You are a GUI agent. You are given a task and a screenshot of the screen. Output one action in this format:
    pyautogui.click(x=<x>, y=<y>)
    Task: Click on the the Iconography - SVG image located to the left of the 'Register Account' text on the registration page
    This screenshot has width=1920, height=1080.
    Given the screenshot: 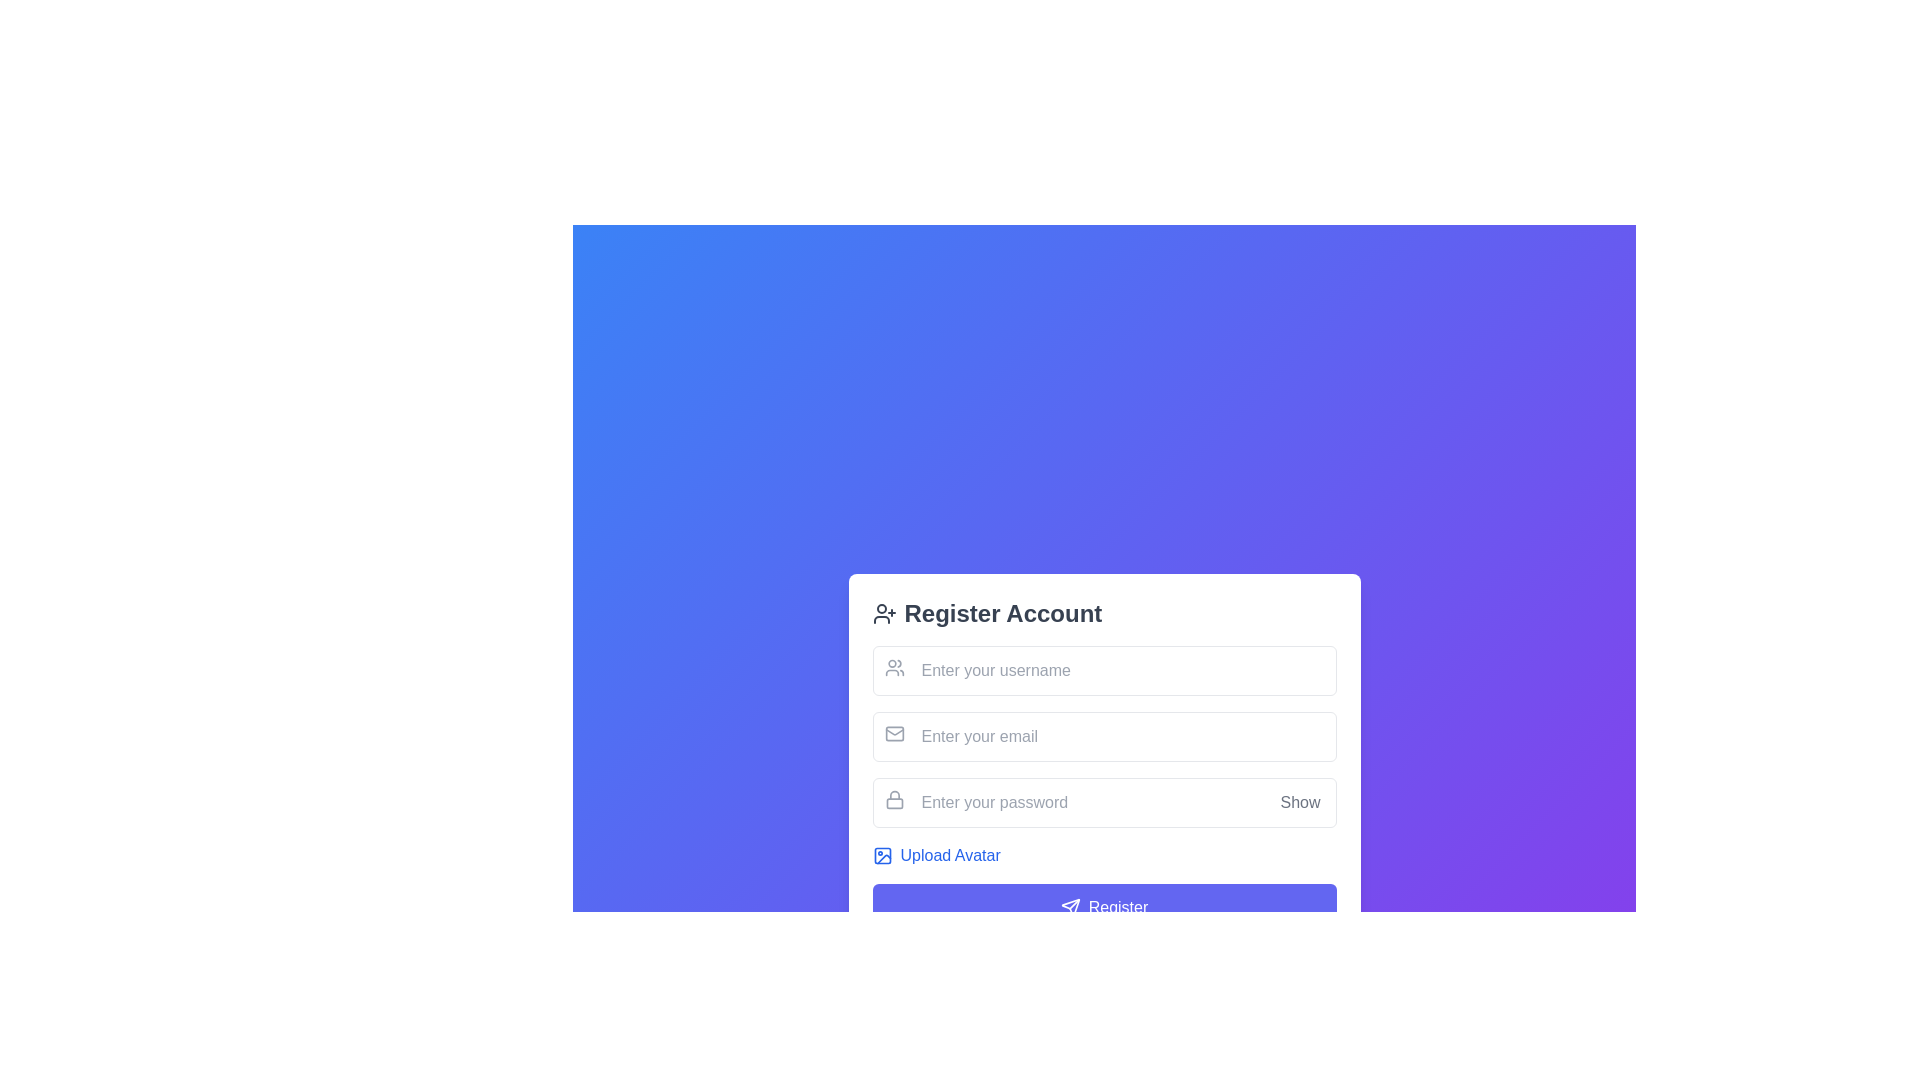 What is the action you would take?
    pyautogui.click(x=883, y=612)
    